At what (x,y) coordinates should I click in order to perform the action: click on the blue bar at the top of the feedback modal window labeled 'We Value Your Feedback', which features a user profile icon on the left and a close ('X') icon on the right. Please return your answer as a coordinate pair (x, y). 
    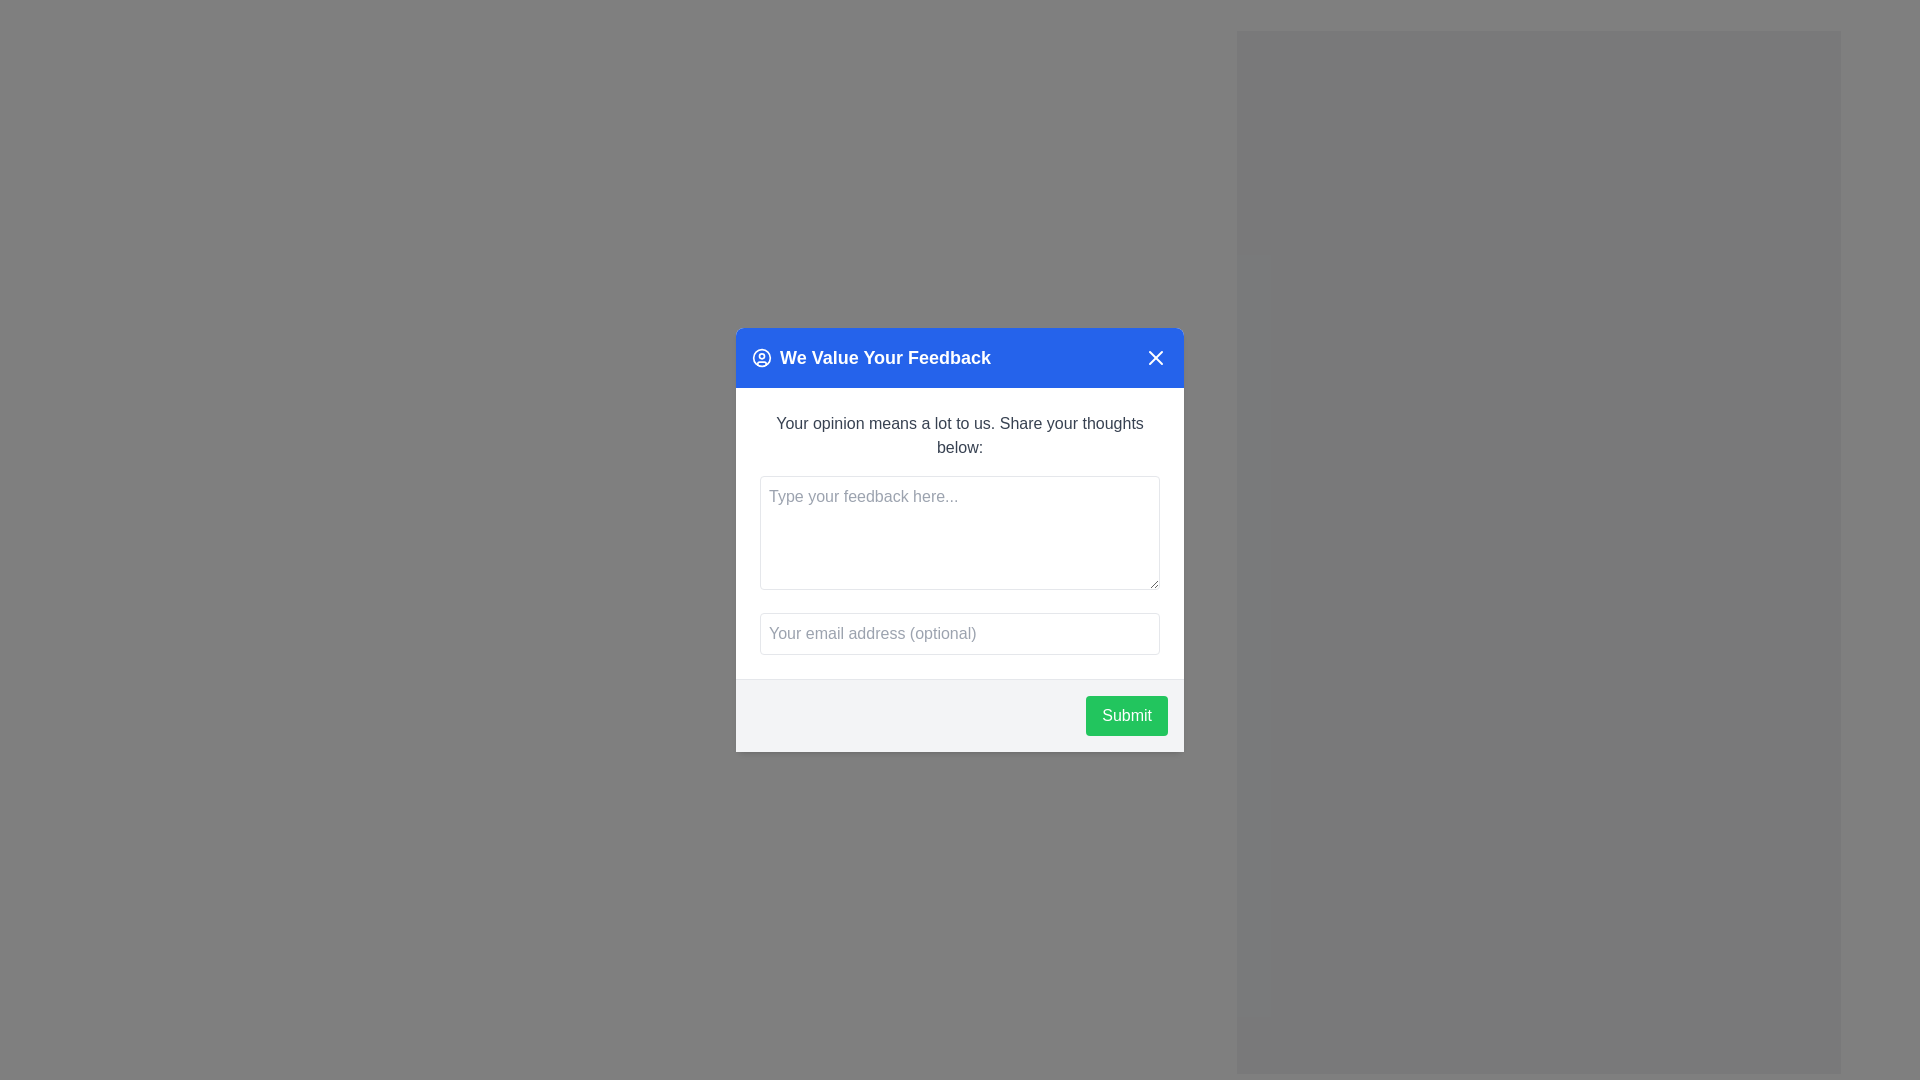
    Looking at the image, I should click on (960, 357).